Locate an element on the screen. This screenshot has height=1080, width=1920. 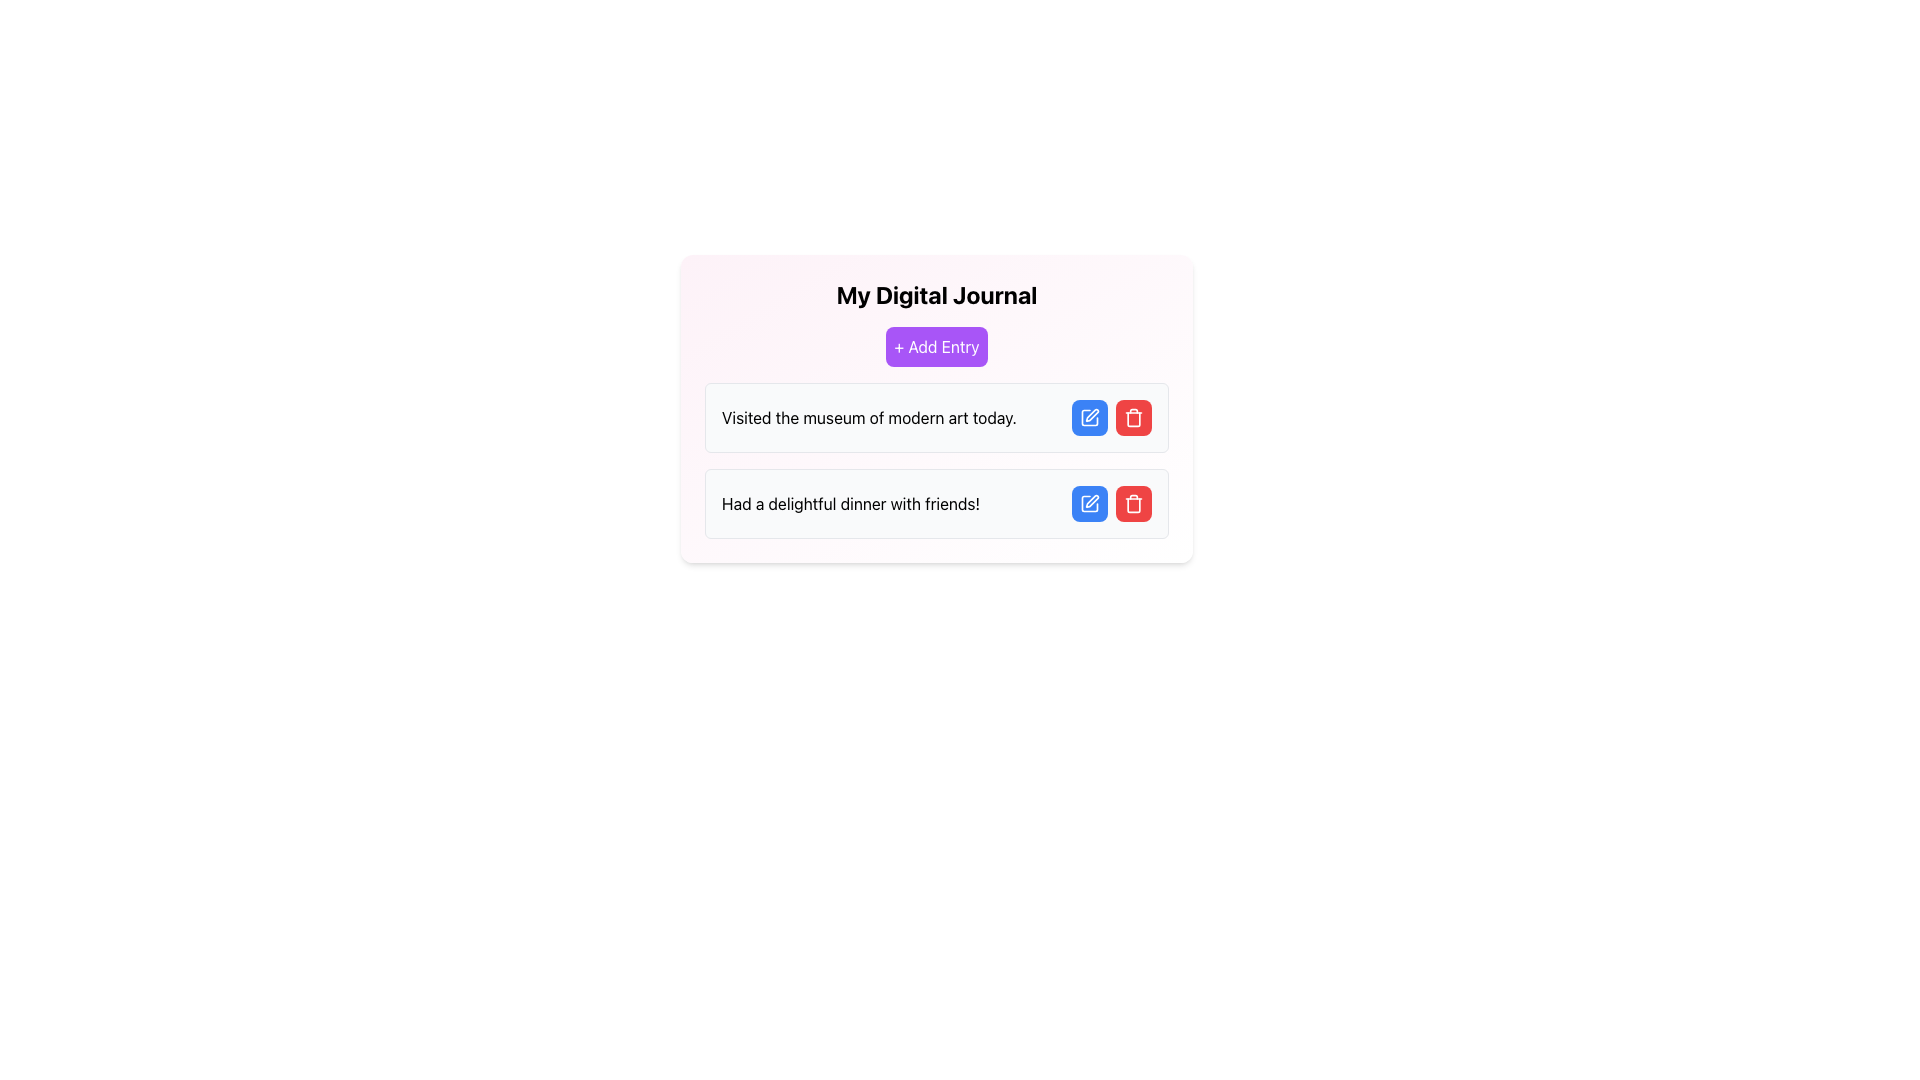
the leftmost button next to the red trash icon is located at coordinates (1088, 416).